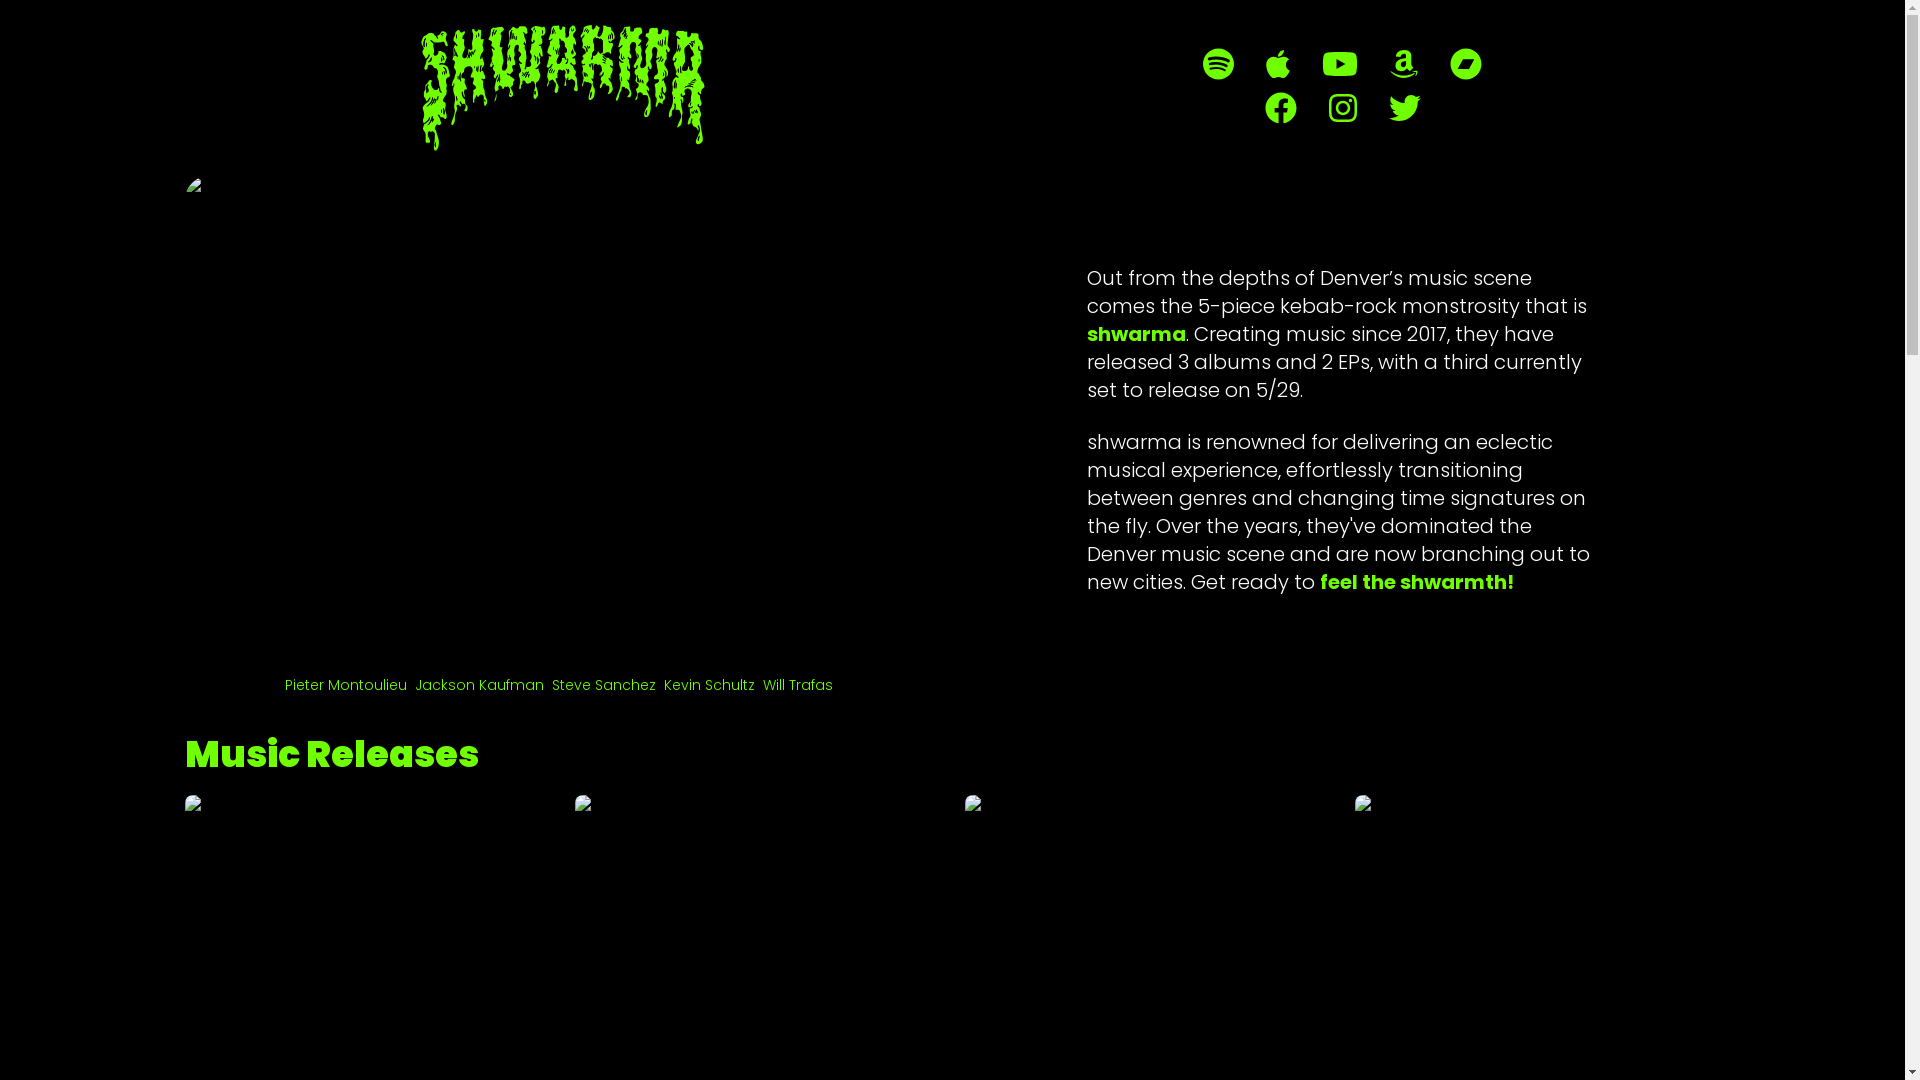  I want to click on 'Youtube Music', so click(1339, 63).